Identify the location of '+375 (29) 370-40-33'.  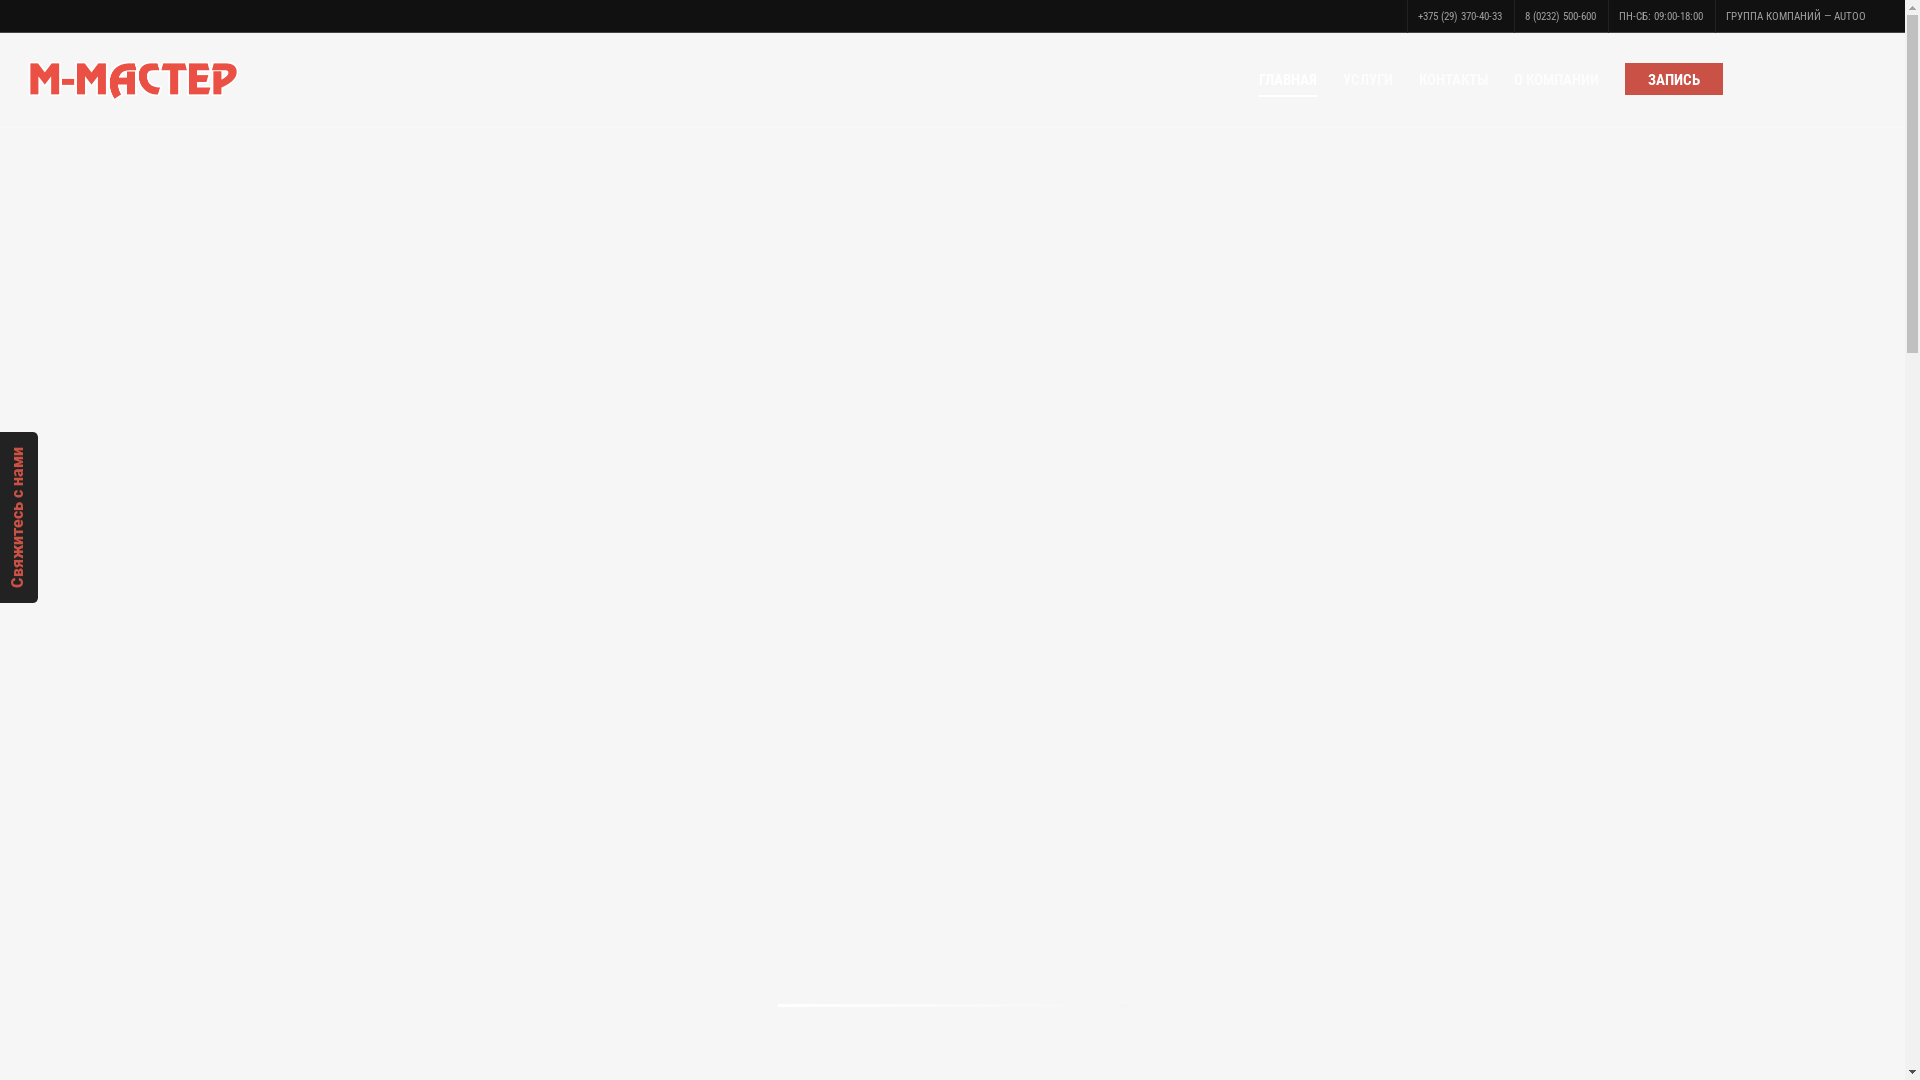
(1405, 16).